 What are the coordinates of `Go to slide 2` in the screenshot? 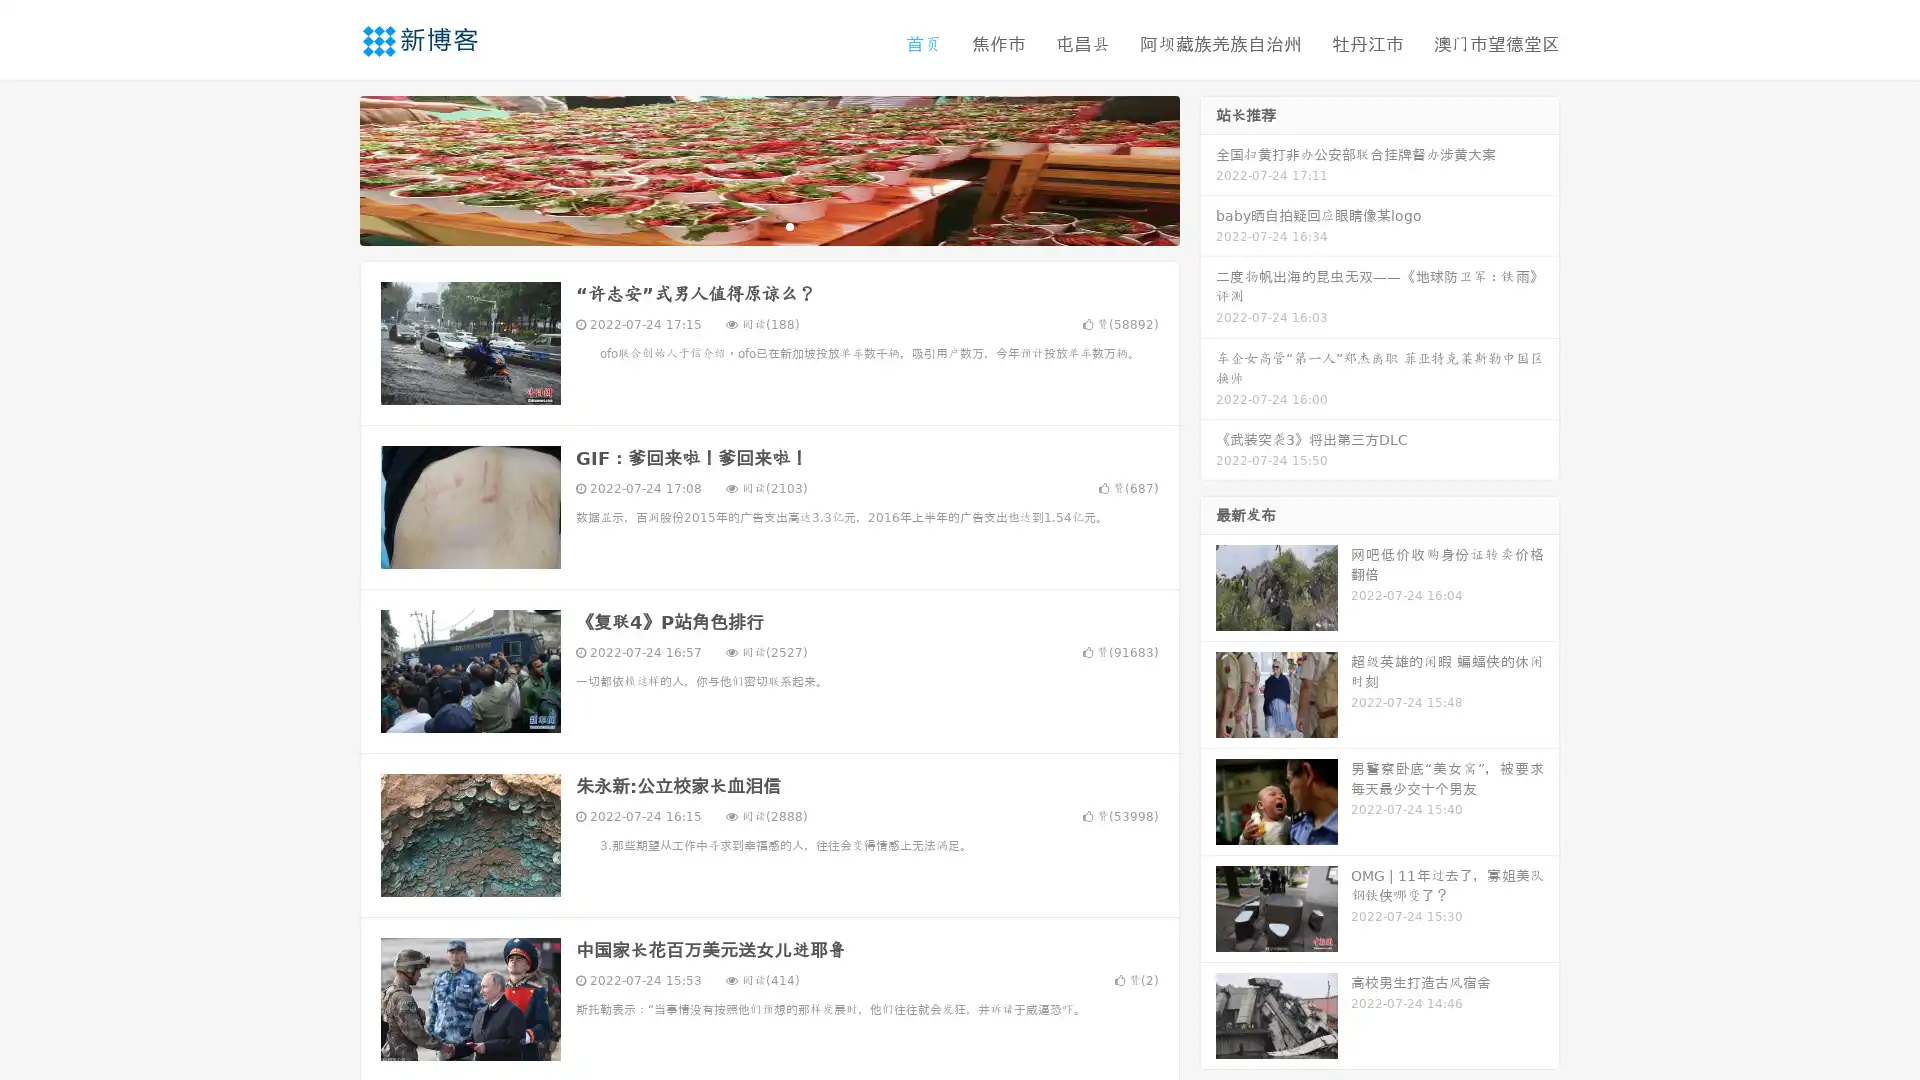 It's located at (768, 225).